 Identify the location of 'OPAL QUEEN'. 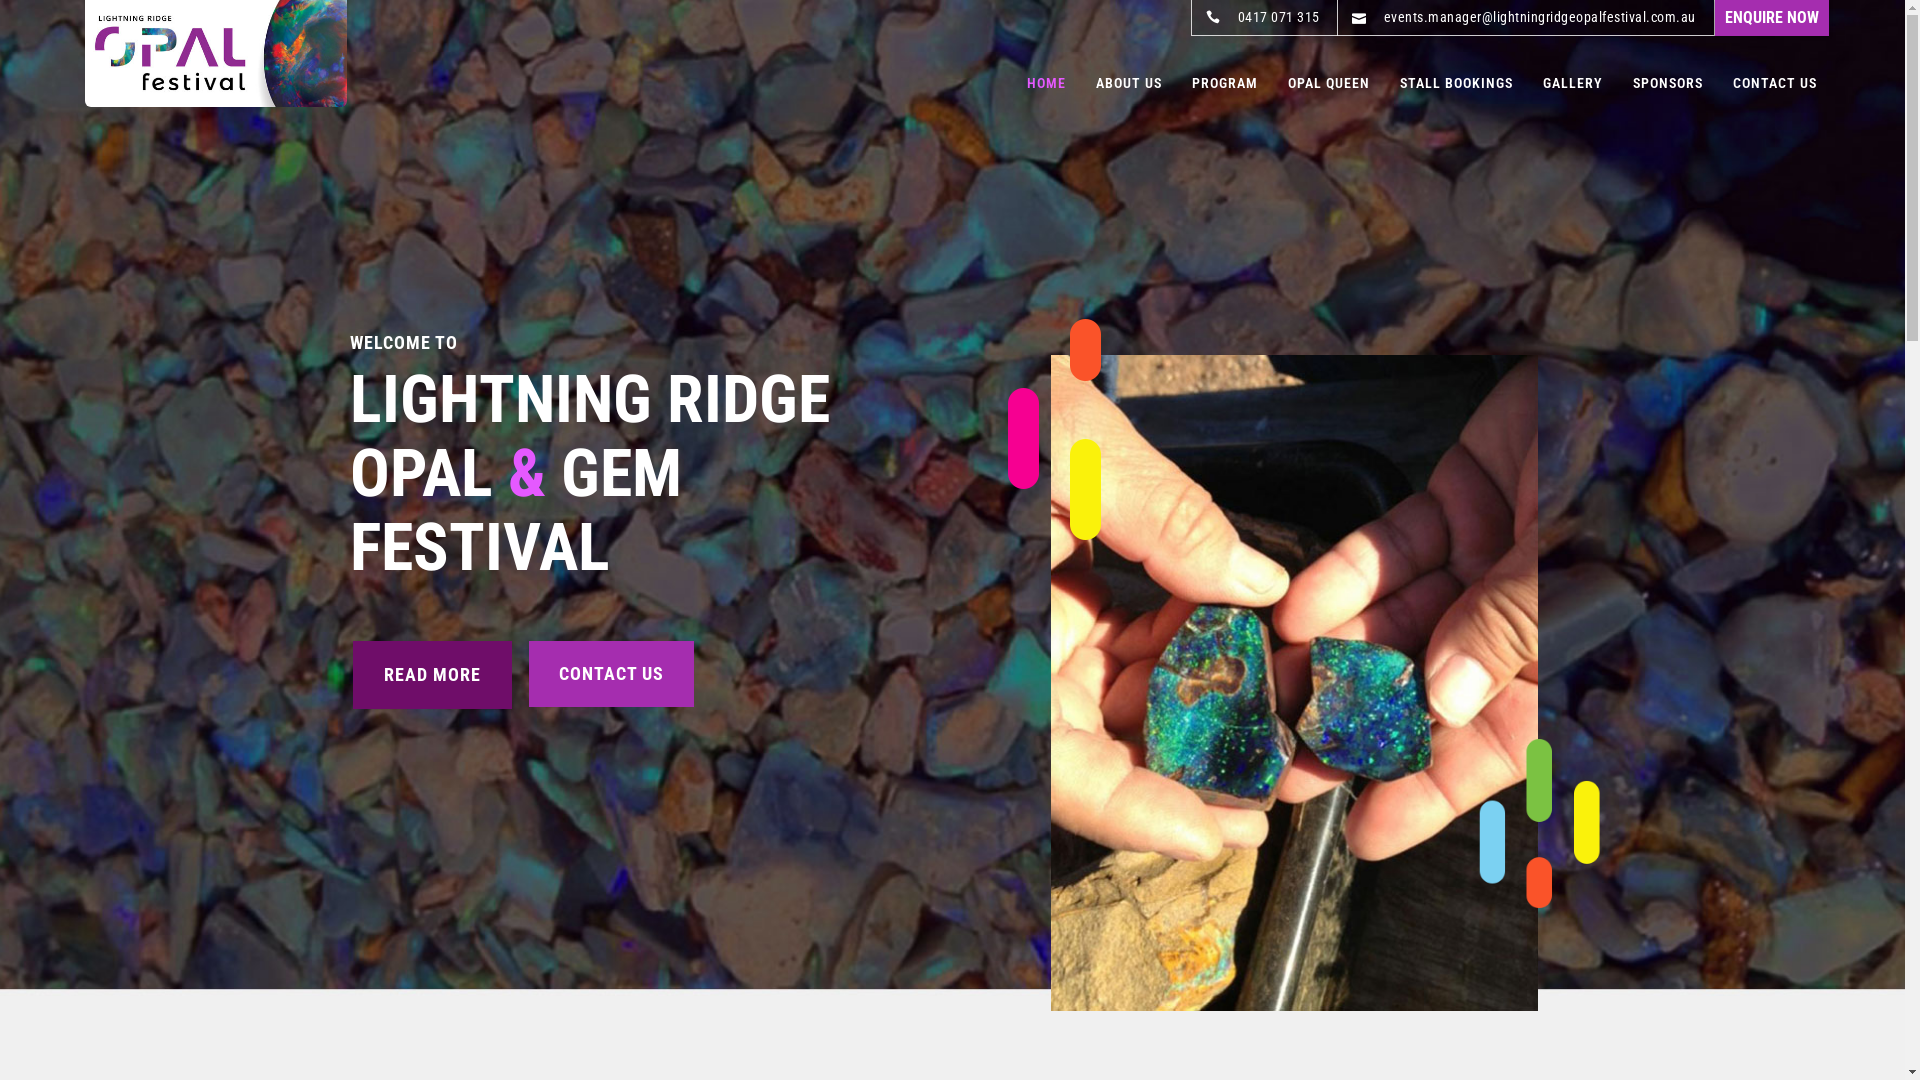
(1329, 82).